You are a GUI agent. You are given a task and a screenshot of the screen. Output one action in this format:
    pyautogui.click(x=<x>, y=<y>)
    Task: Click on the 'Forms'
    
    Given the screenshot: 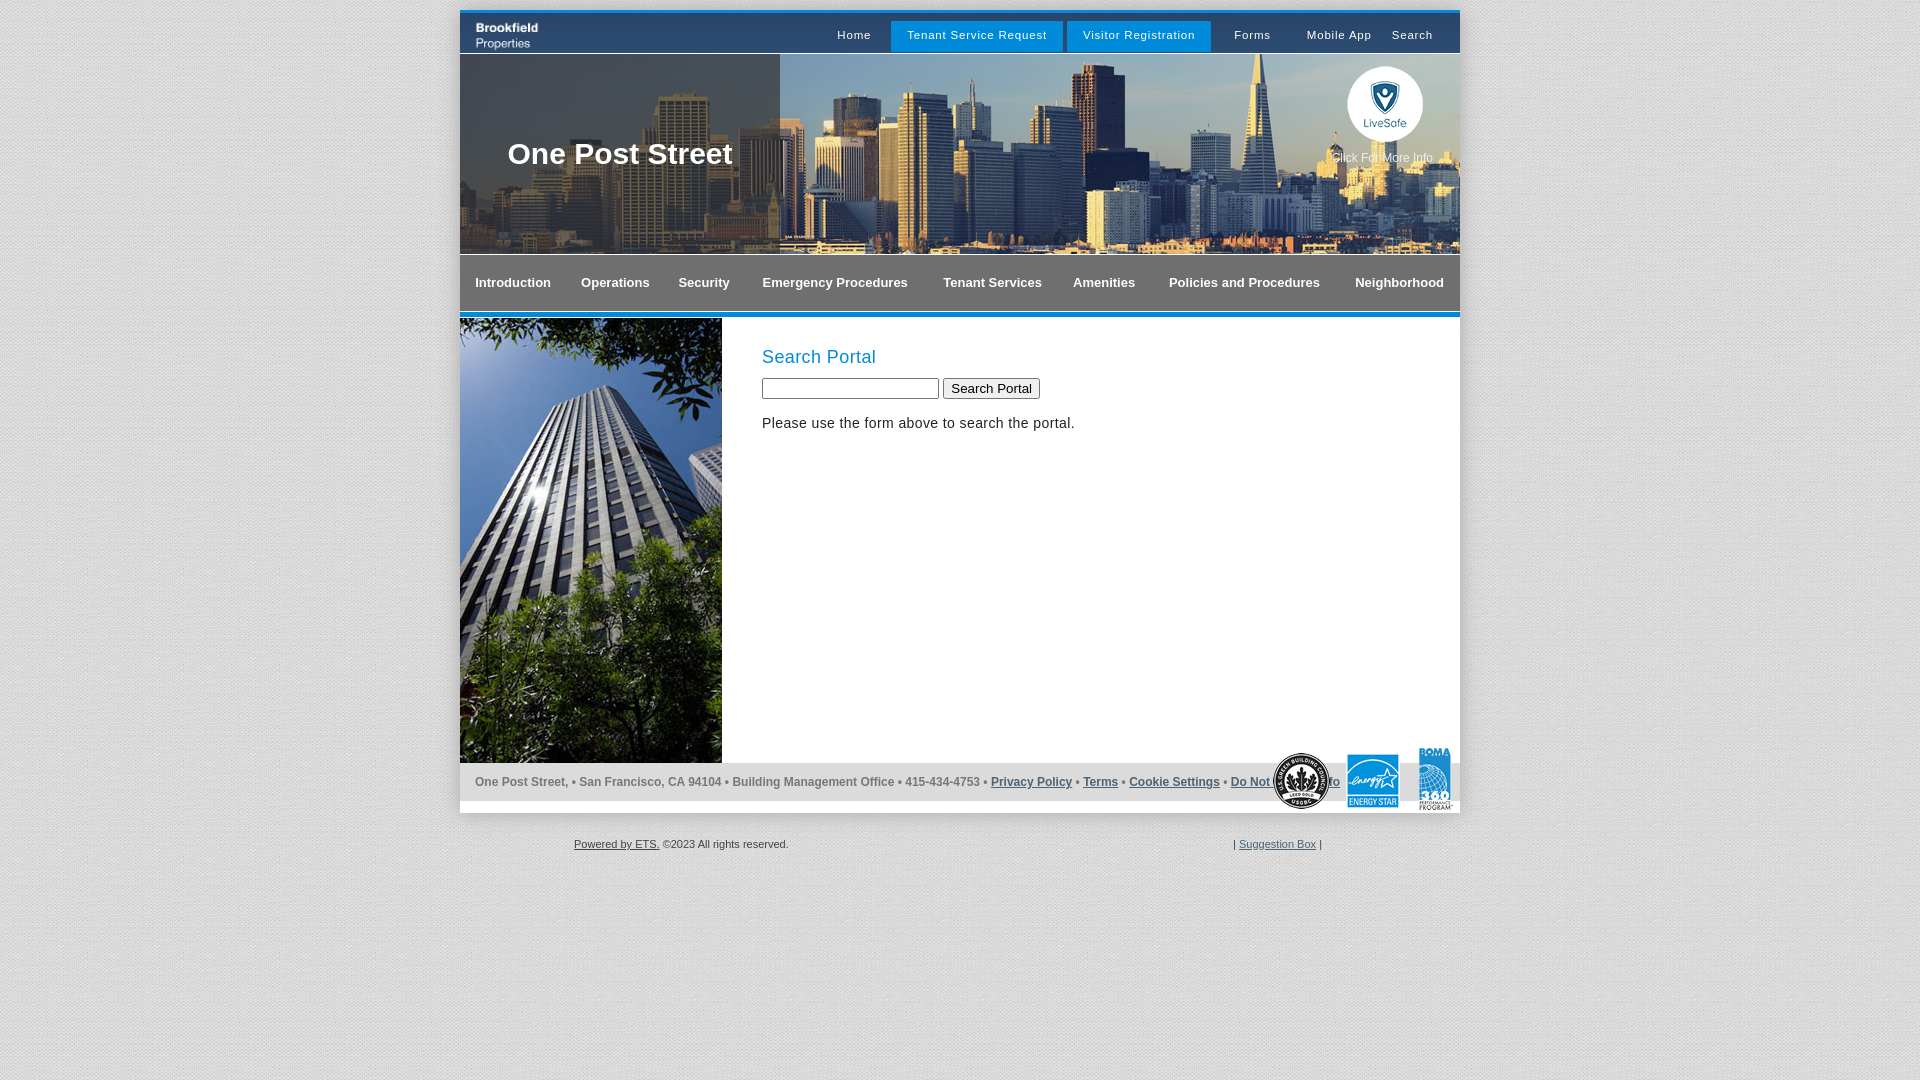 What is the action you would take?
    pyautogui.click(x=1232, y=34)
    